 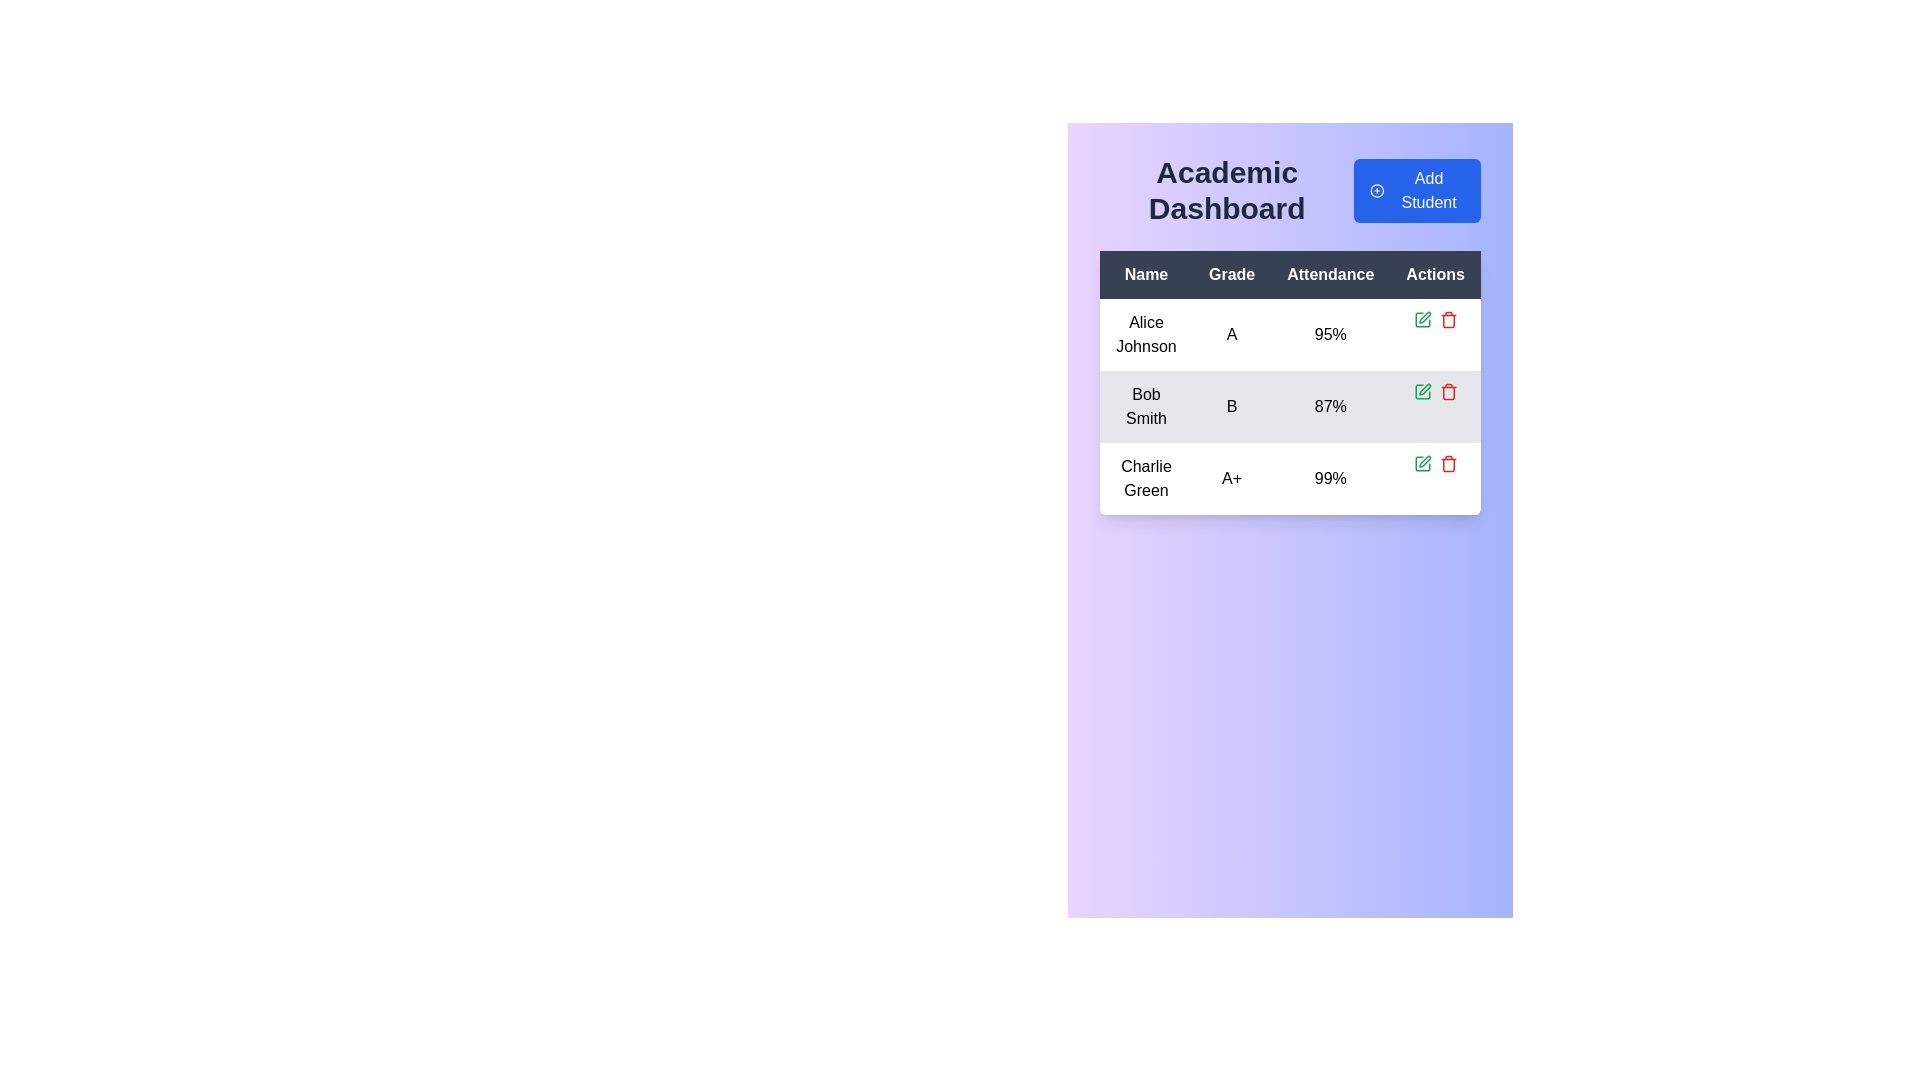 I want to click on the attendance percentage text label for 'Bob Smith', which is located in the Attendance column of the table, between the elements labeled 'B' and the action icons, so click(x=1330, y=406).